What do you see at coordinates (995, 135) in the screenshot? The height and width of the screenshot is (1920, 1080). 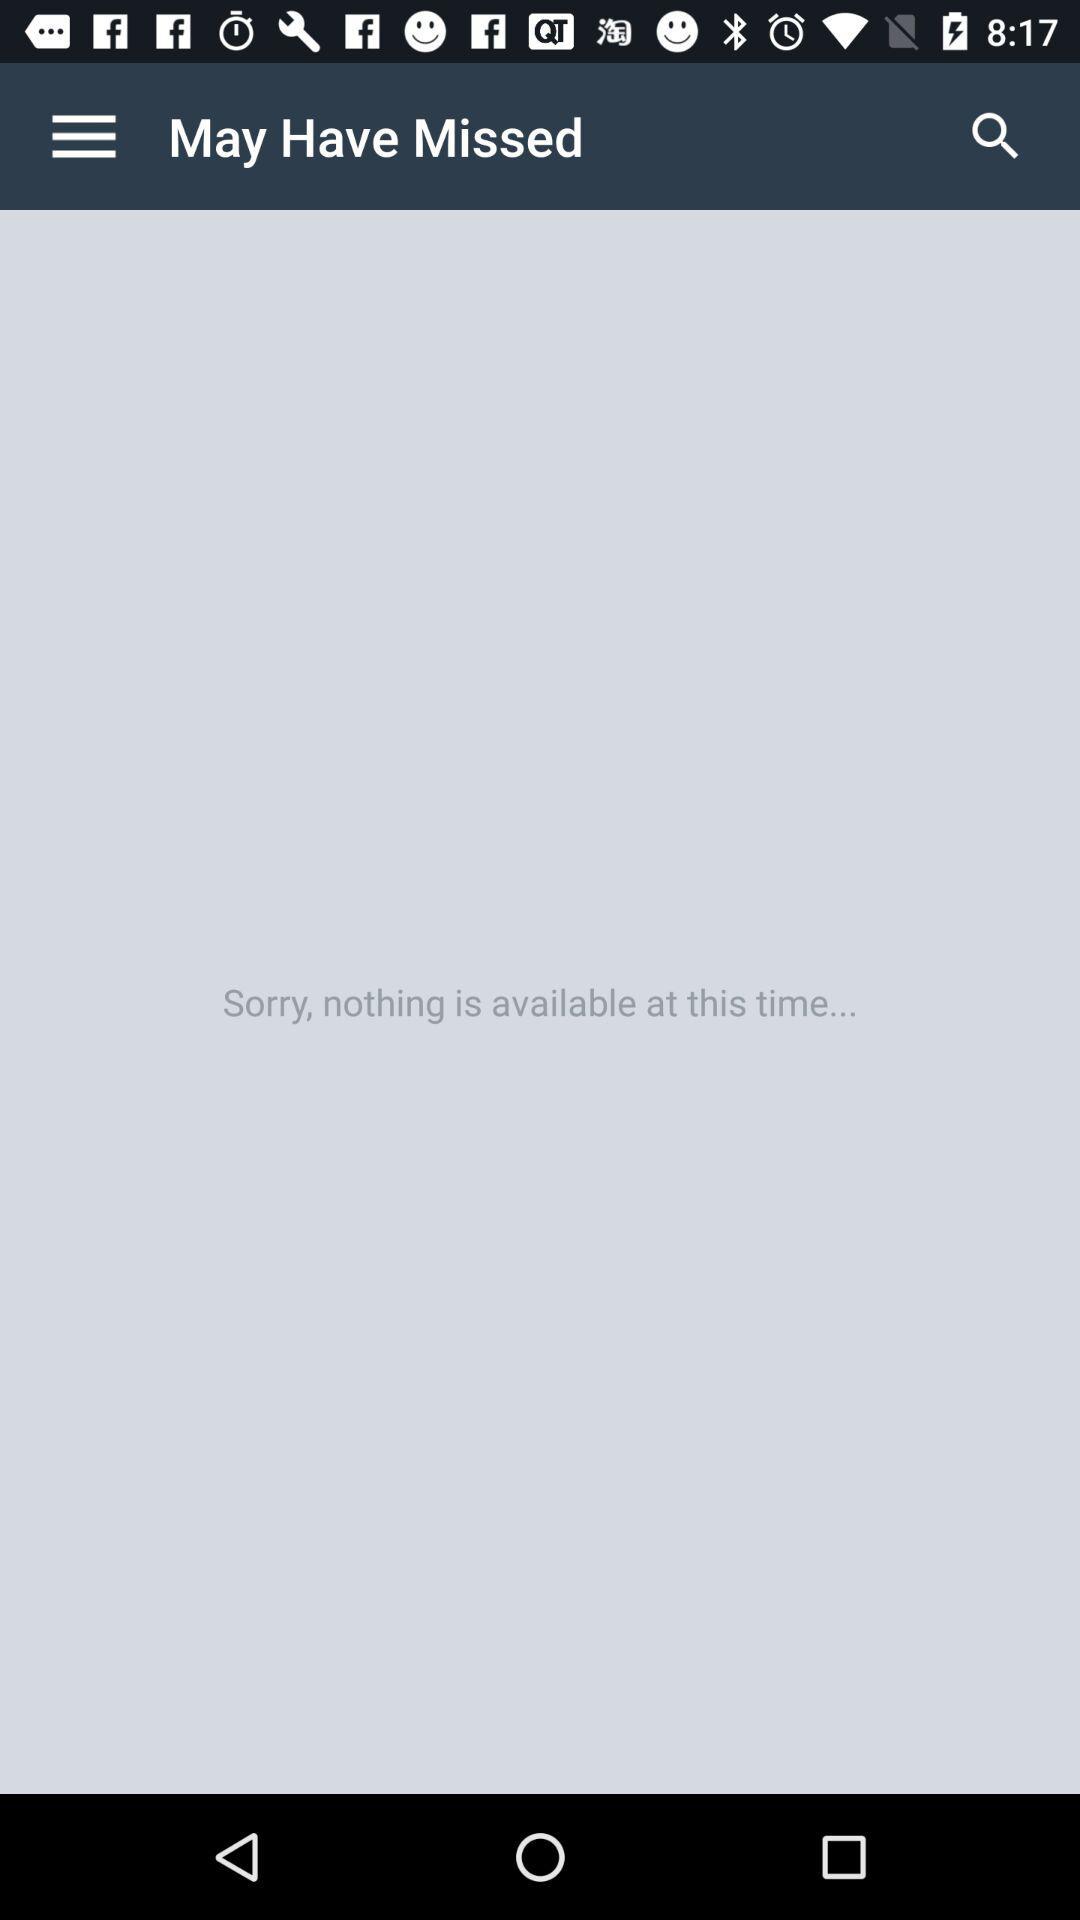 I see `icon at the top right corner` at bounding box center [995, 135].